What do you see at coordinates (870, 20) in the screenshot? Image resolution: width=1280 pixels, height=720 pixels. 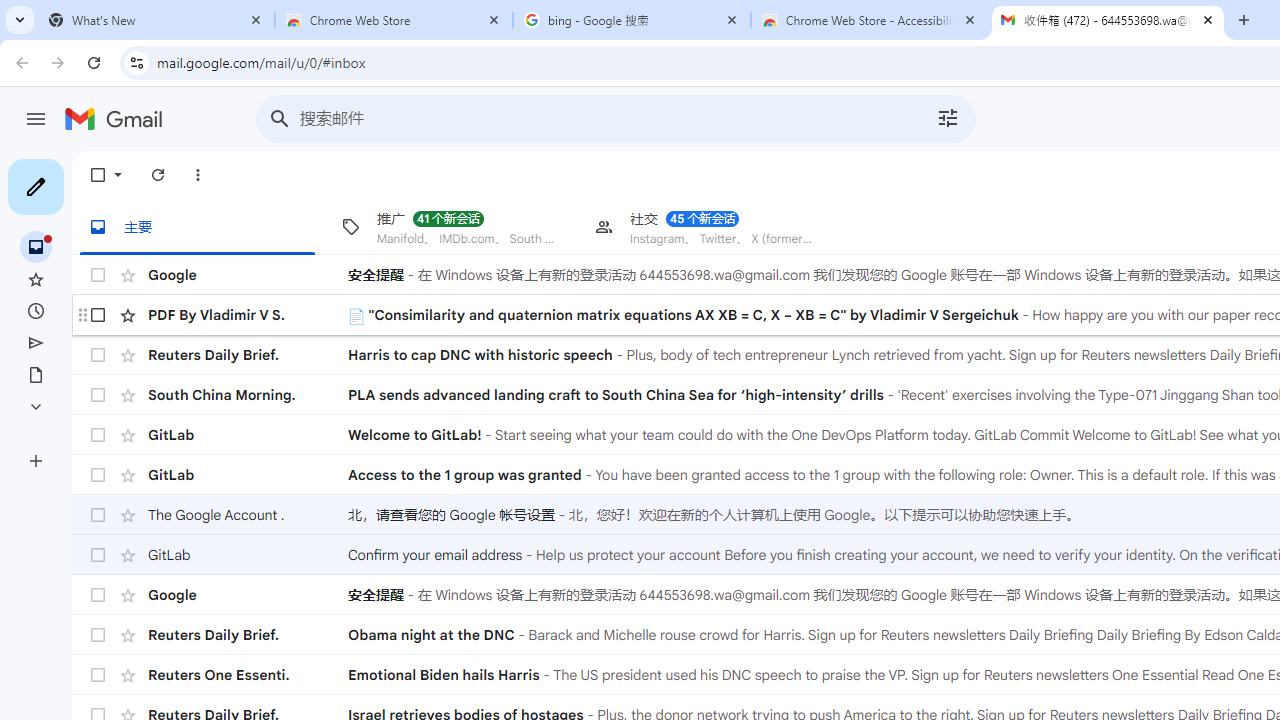 I see `'Chrome Web Store - Accessibility'` at bounding box center [870, 20].